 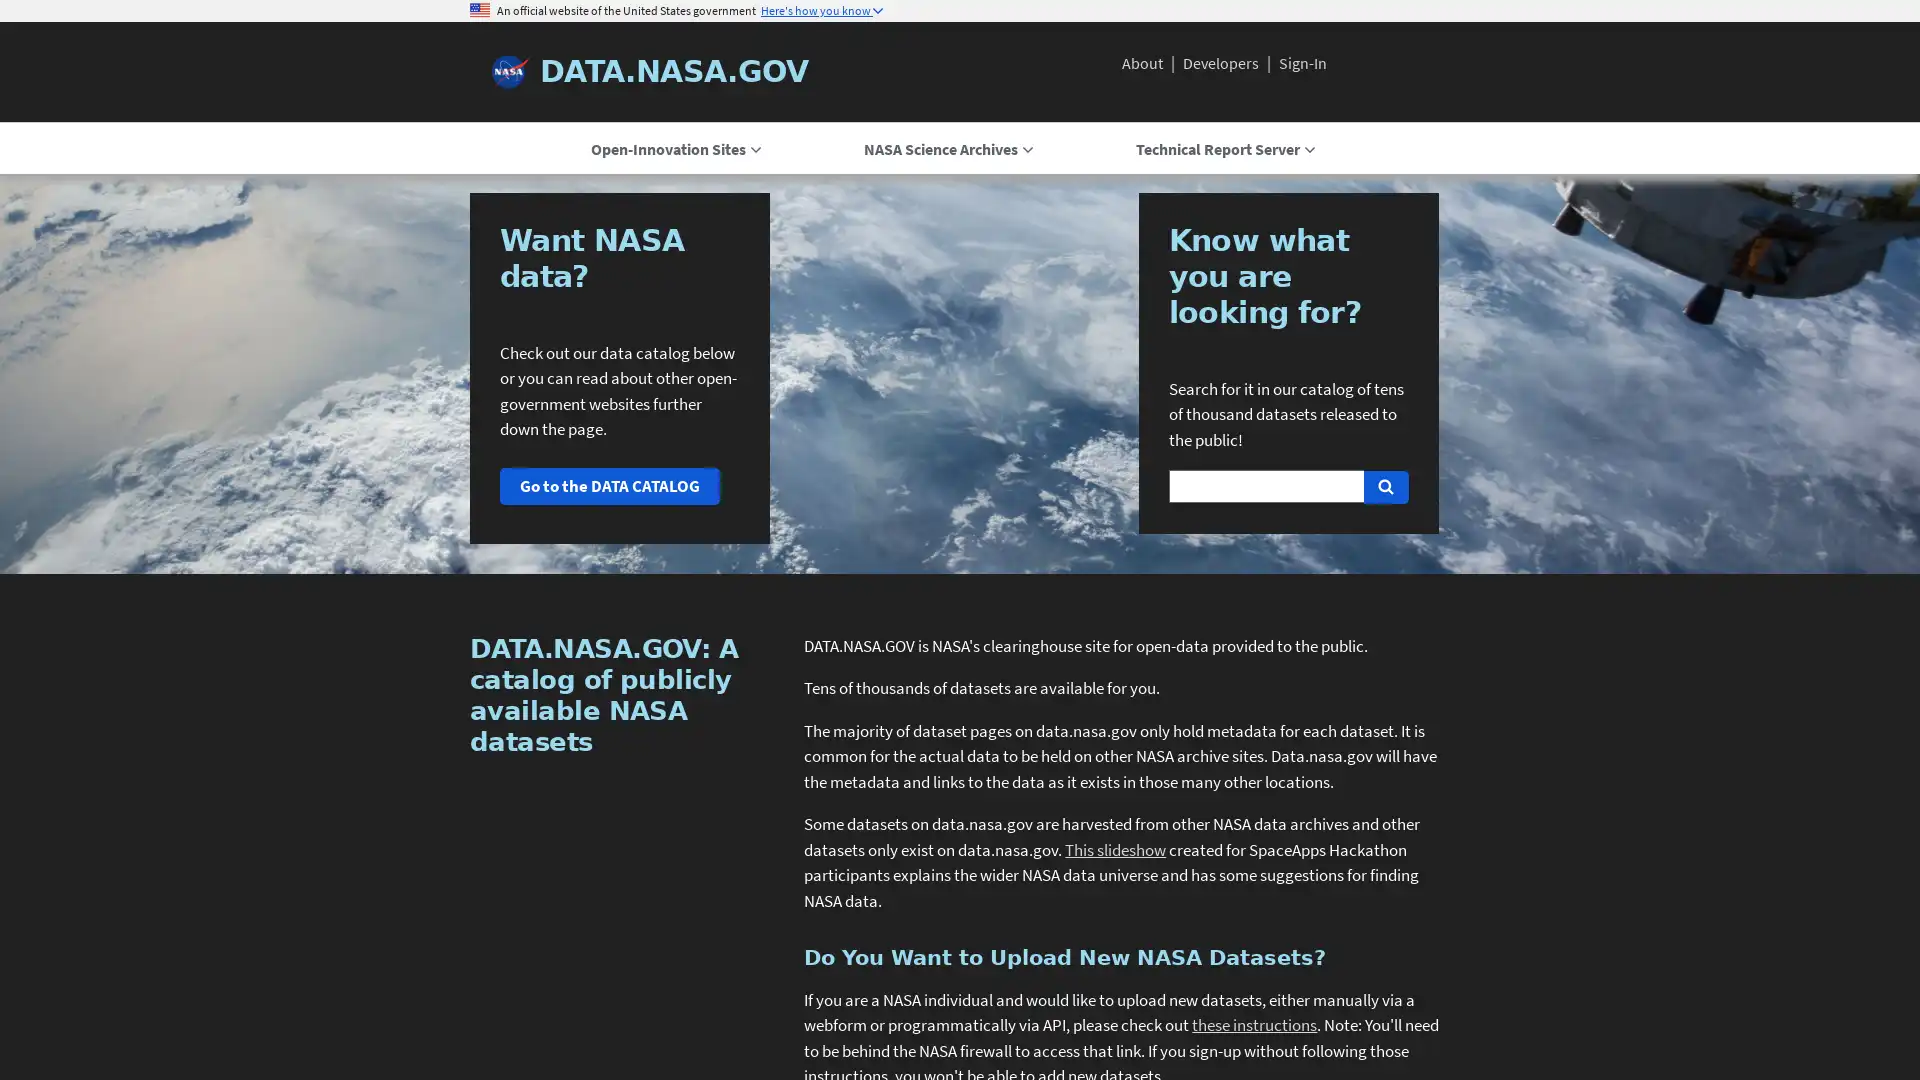 I want to click on Open-Innovation Sites, so click(x=675, y=148).